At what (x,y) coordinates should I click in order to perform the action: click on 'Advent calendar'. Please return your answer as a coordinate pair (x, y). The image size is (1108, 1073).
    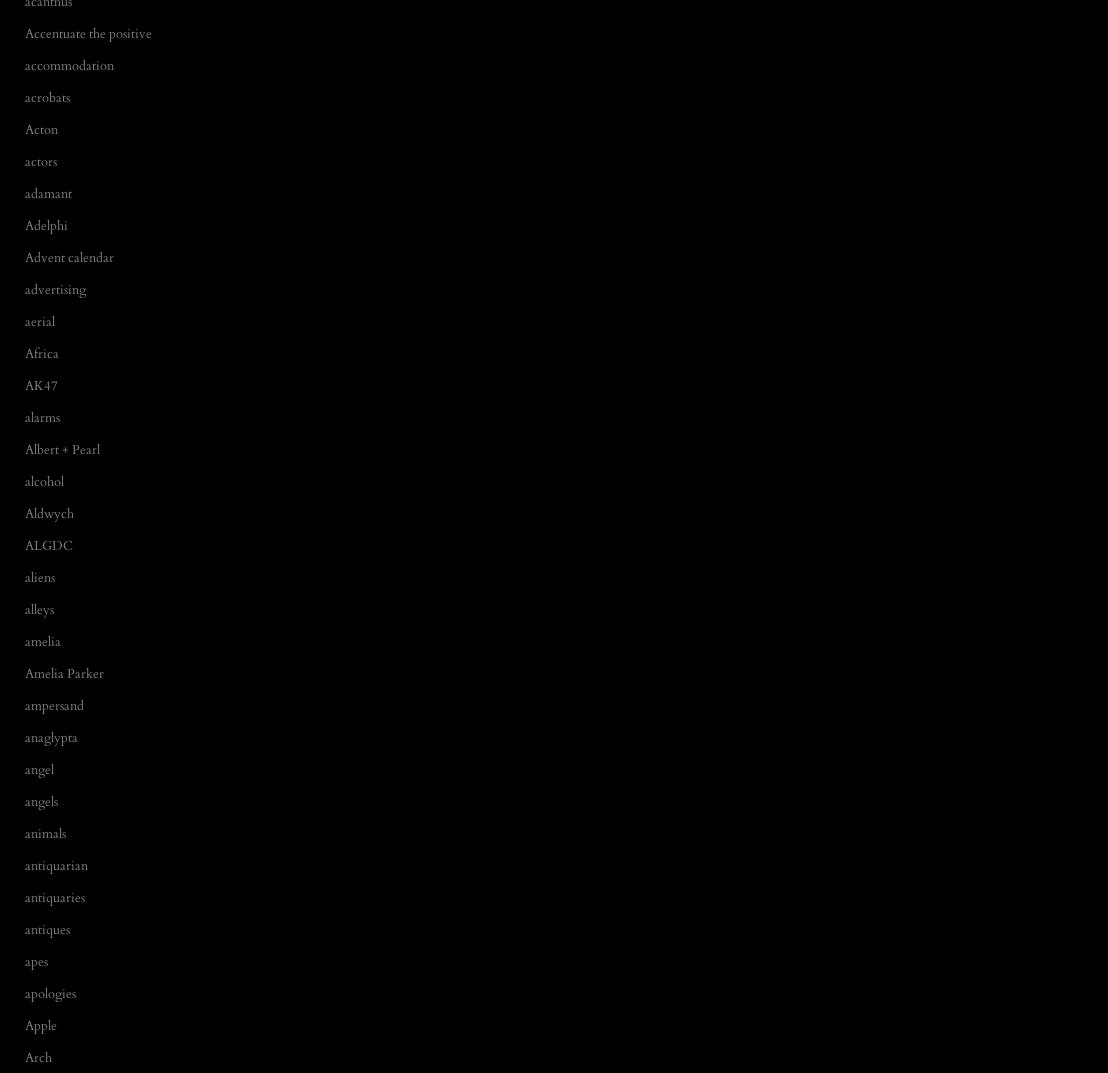
    Looking at the image, I should click on (68, 255).